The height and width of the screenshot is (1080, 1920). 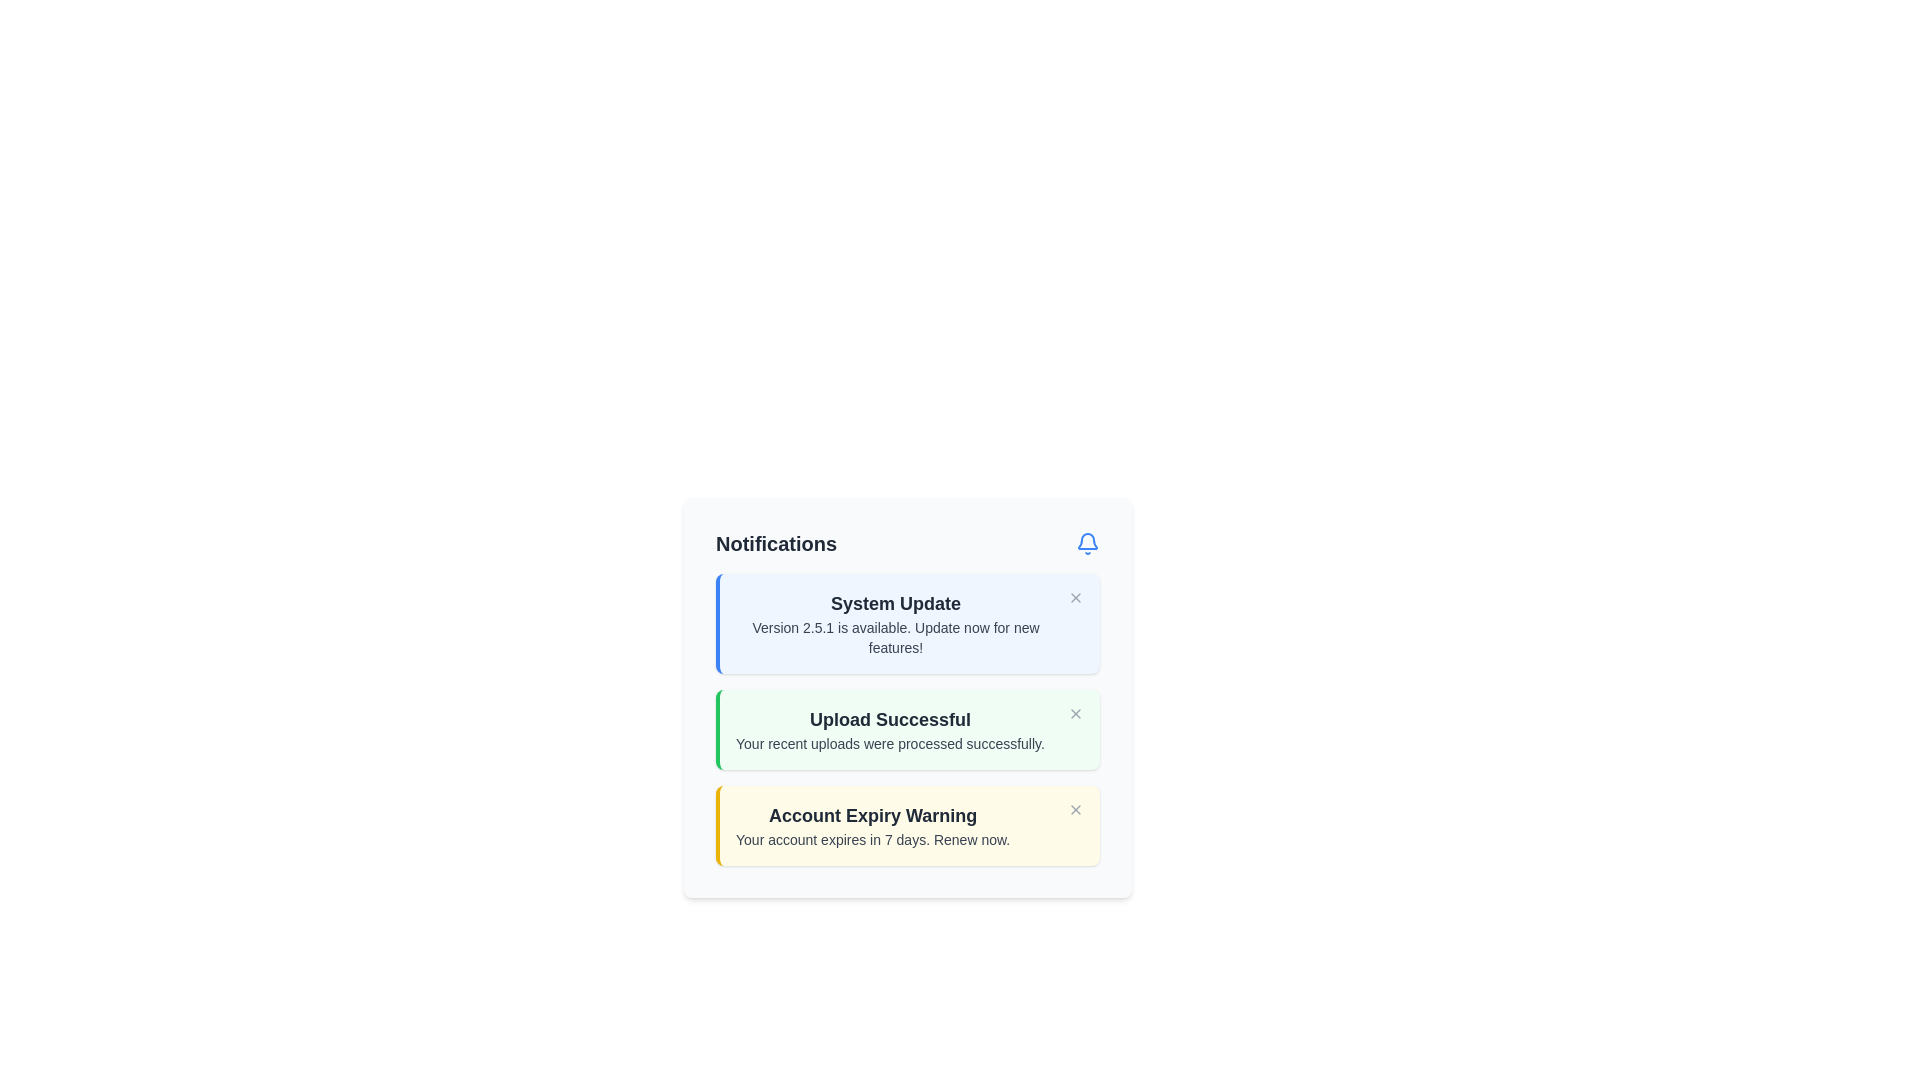 What do you see at coordinates (895, 603) in the screenshot?
I see `the text label at the top of the notification card titled 'System Update', which indicates the purpose of the notification` at bounding box center [895, 603].